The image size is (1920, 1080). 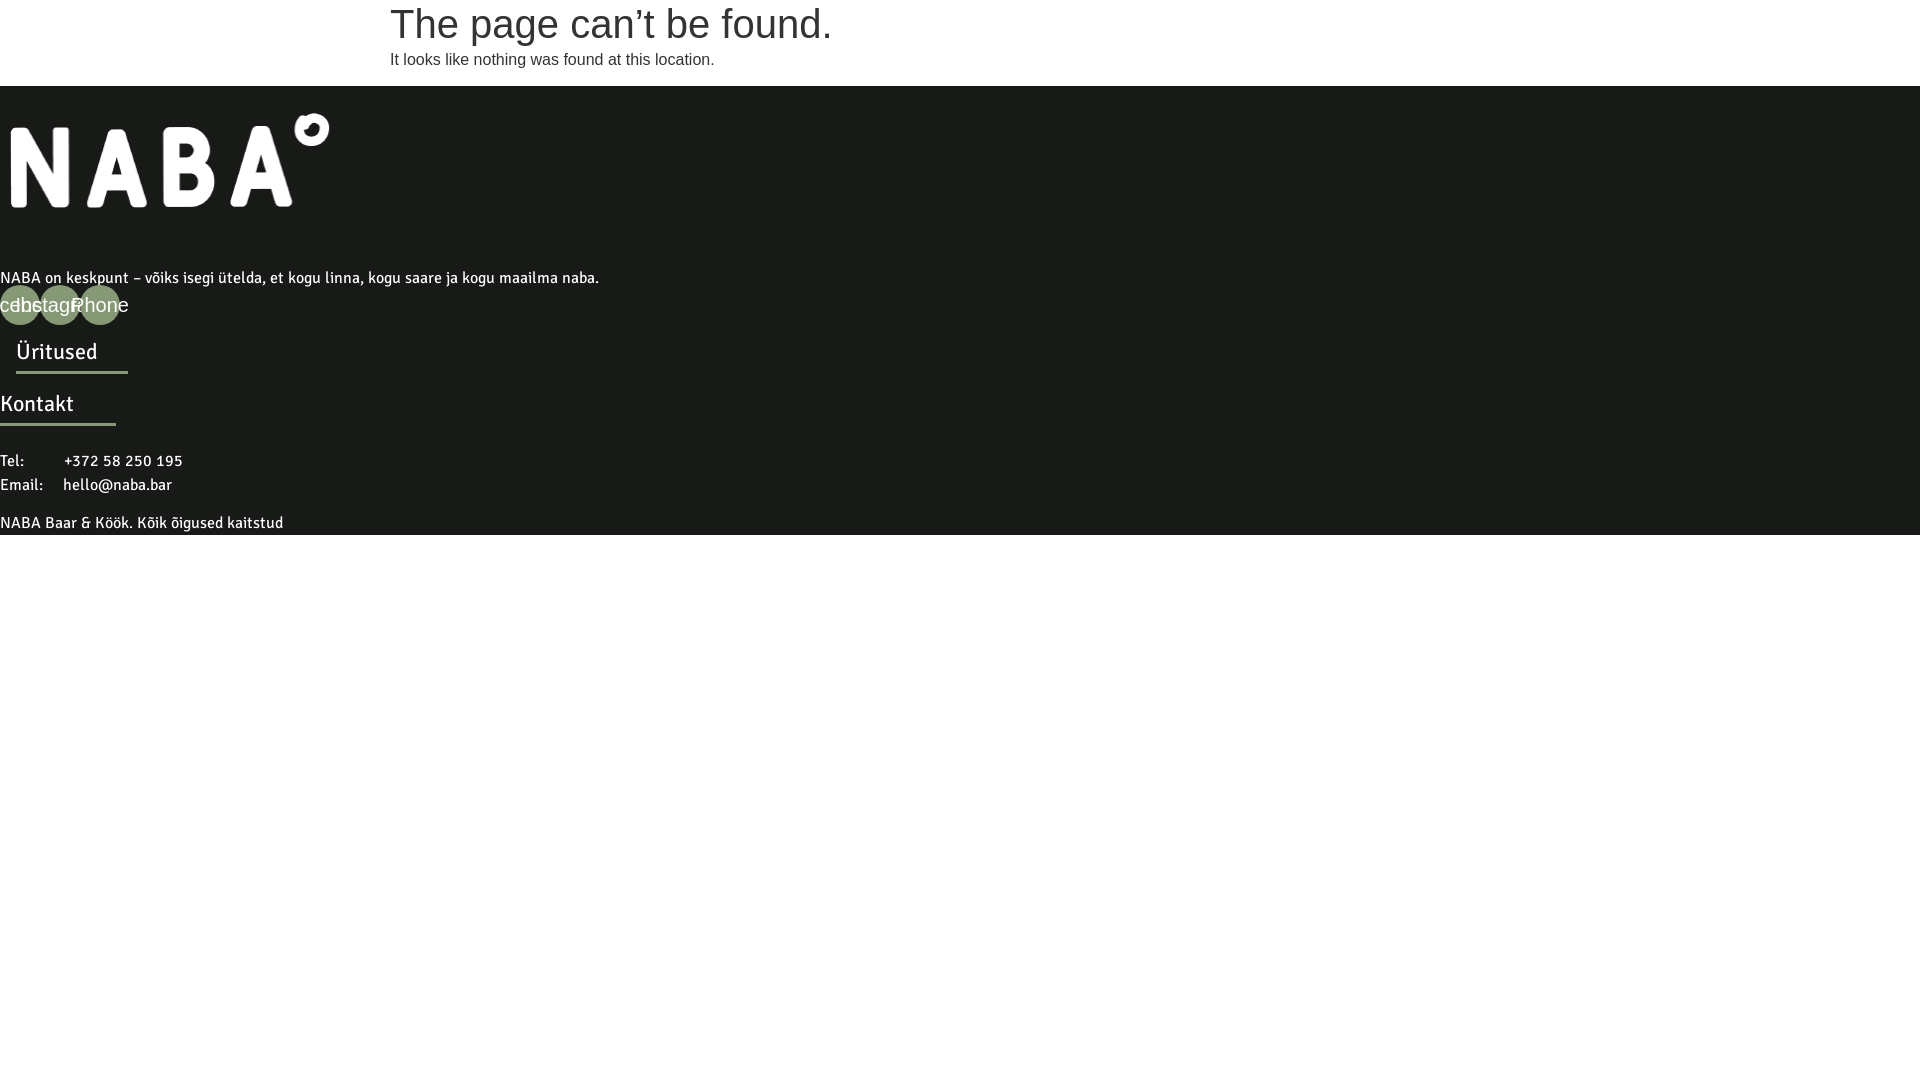 I want to click on 'Skip to content', so click(x=0, y=0).